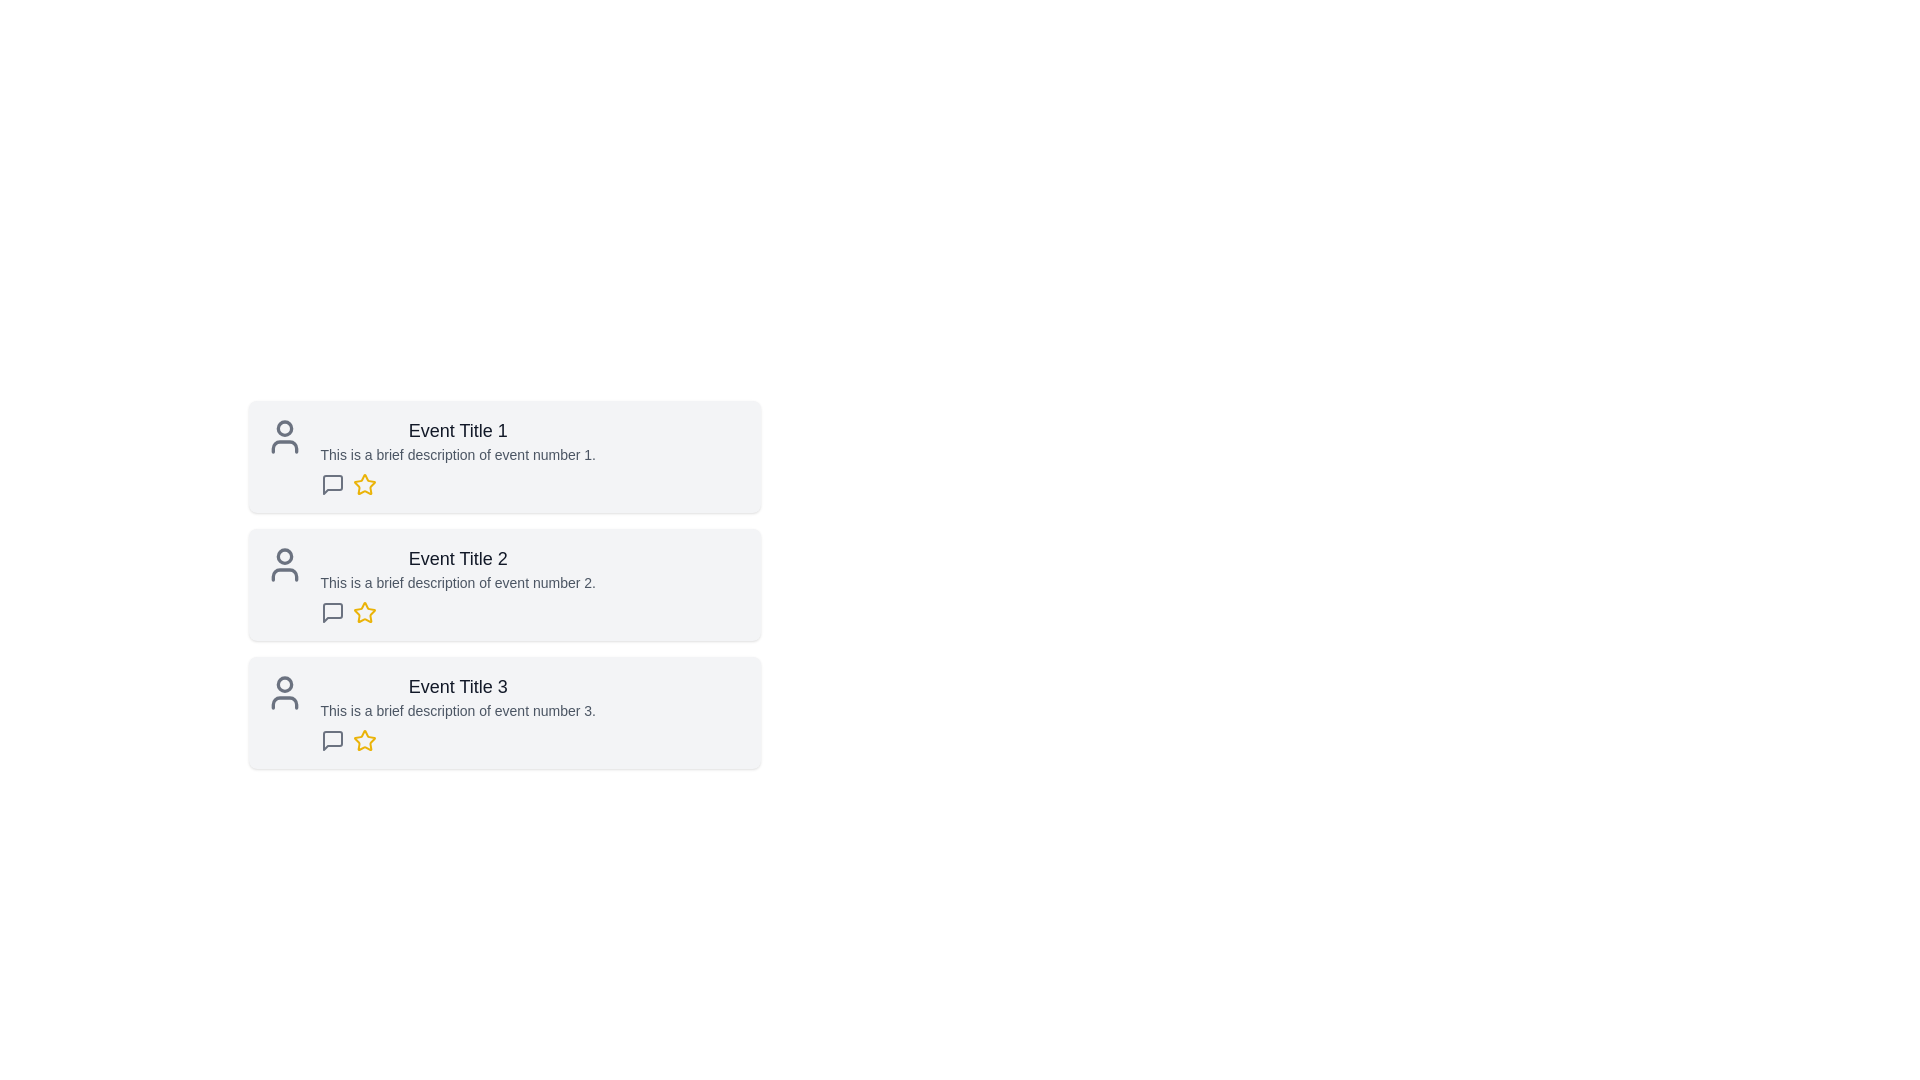  I want to click on the speech bubble icon with rounded edges, styled with a thin black stroke and a white fill, located in the second event listing block, so click(332, 612).